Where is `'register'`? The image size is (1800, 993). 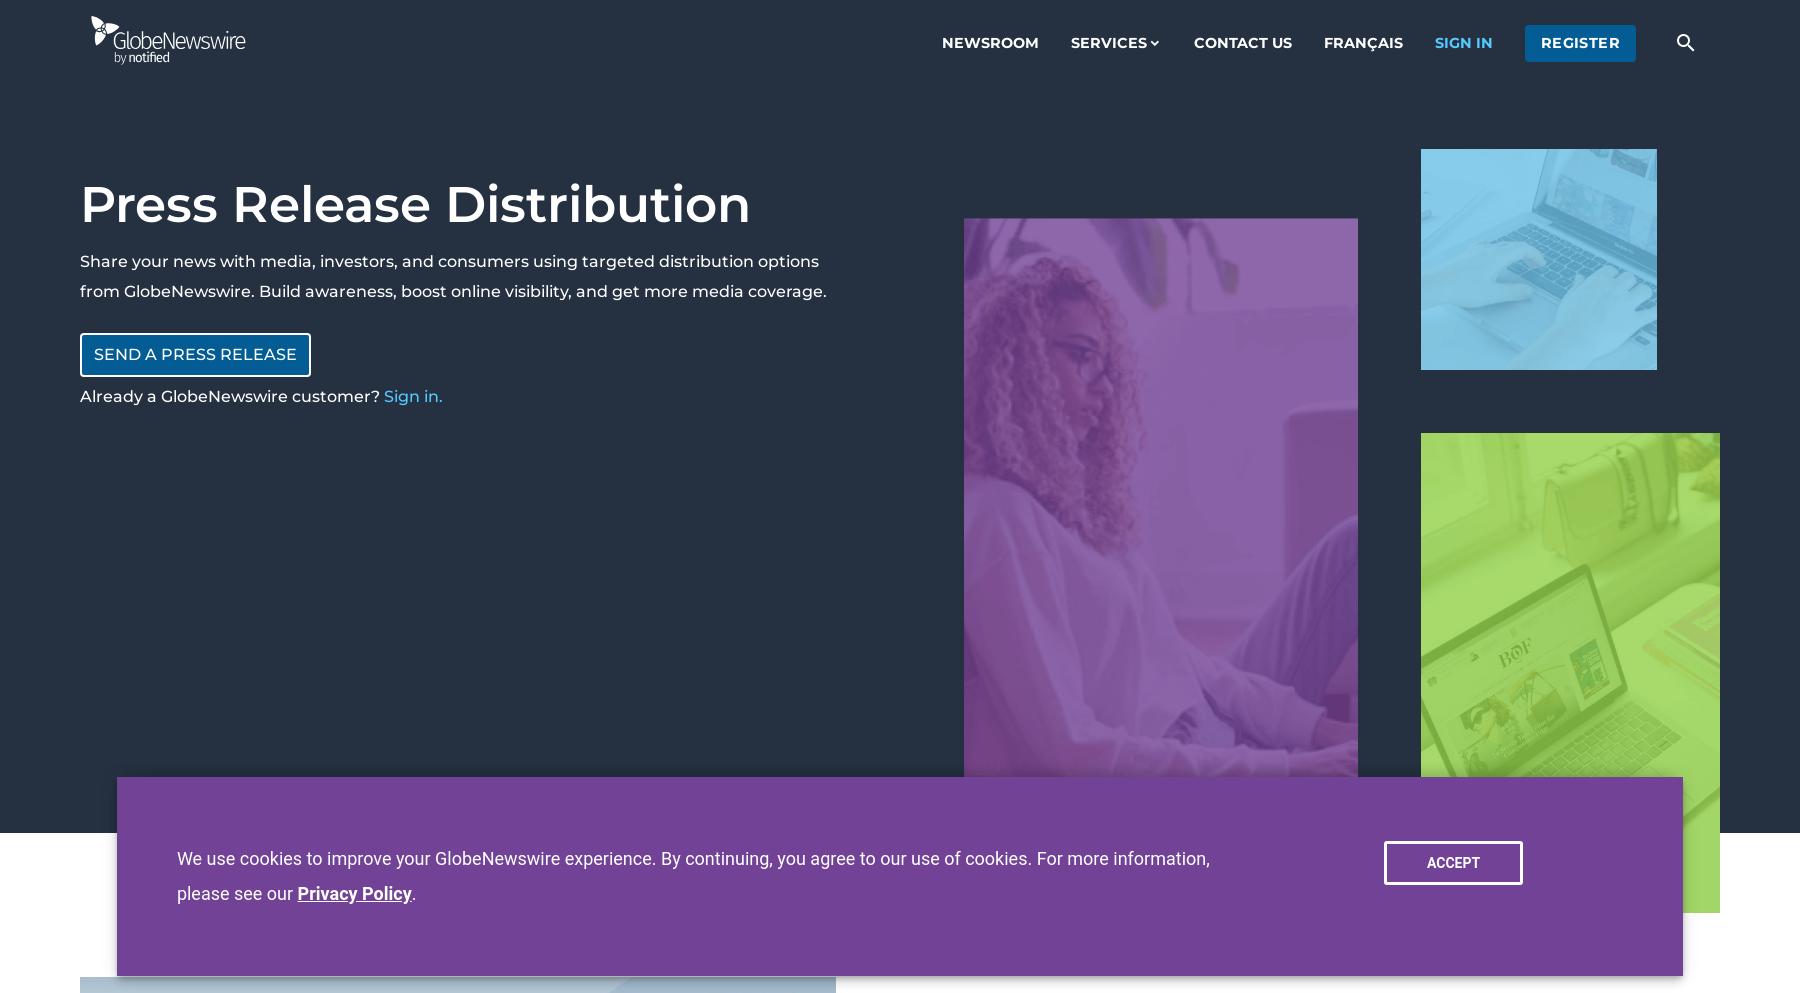 'register' is located at coordinates (1579, 42).